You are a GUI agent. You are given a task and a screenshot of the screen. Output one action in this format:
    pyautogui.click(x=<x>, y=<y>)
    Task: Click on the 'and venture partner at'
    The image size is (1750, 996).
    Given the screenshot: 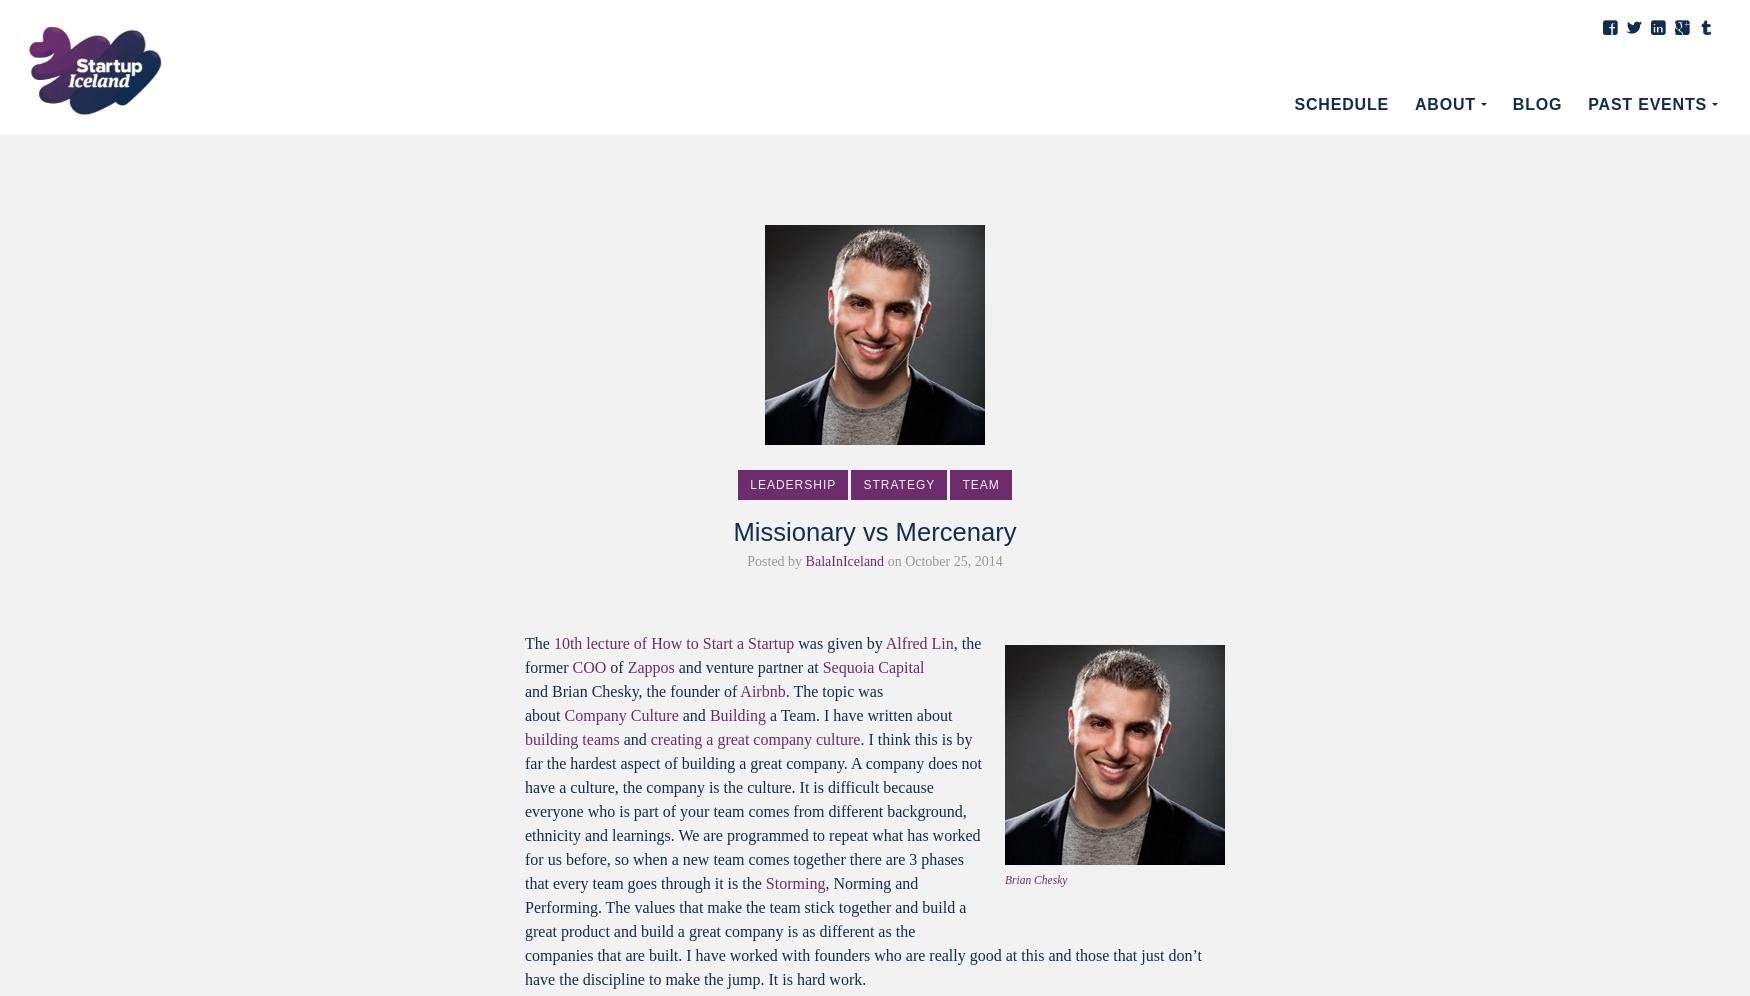 What is the action you would take?
    pyautogui.click(x=747, y=667)
    